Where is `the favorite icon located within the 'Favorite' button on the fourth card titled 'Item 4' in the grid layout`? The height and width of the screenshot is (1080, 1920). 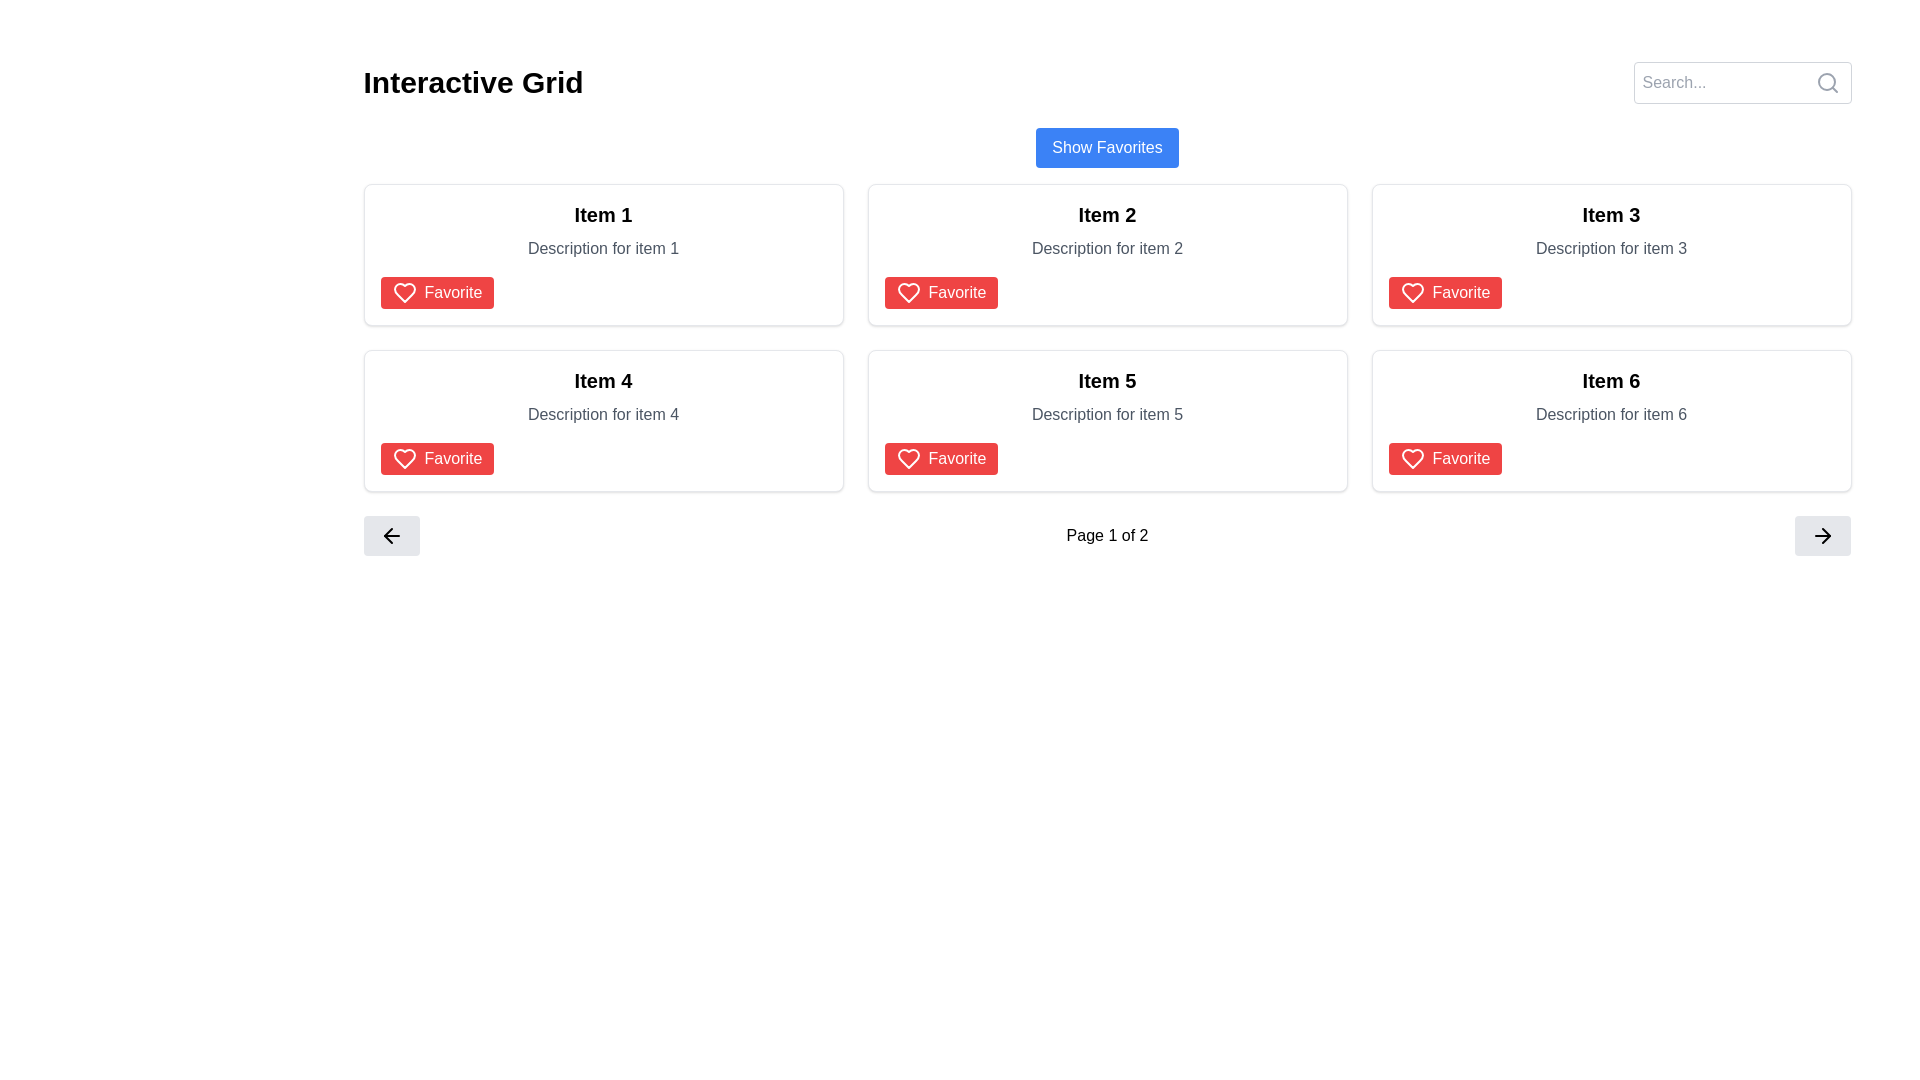
the favorite icon located within the 'Favorite' button on the fourth card titled 'Item 4' in the grid layout is located at coordinates (403, 459).